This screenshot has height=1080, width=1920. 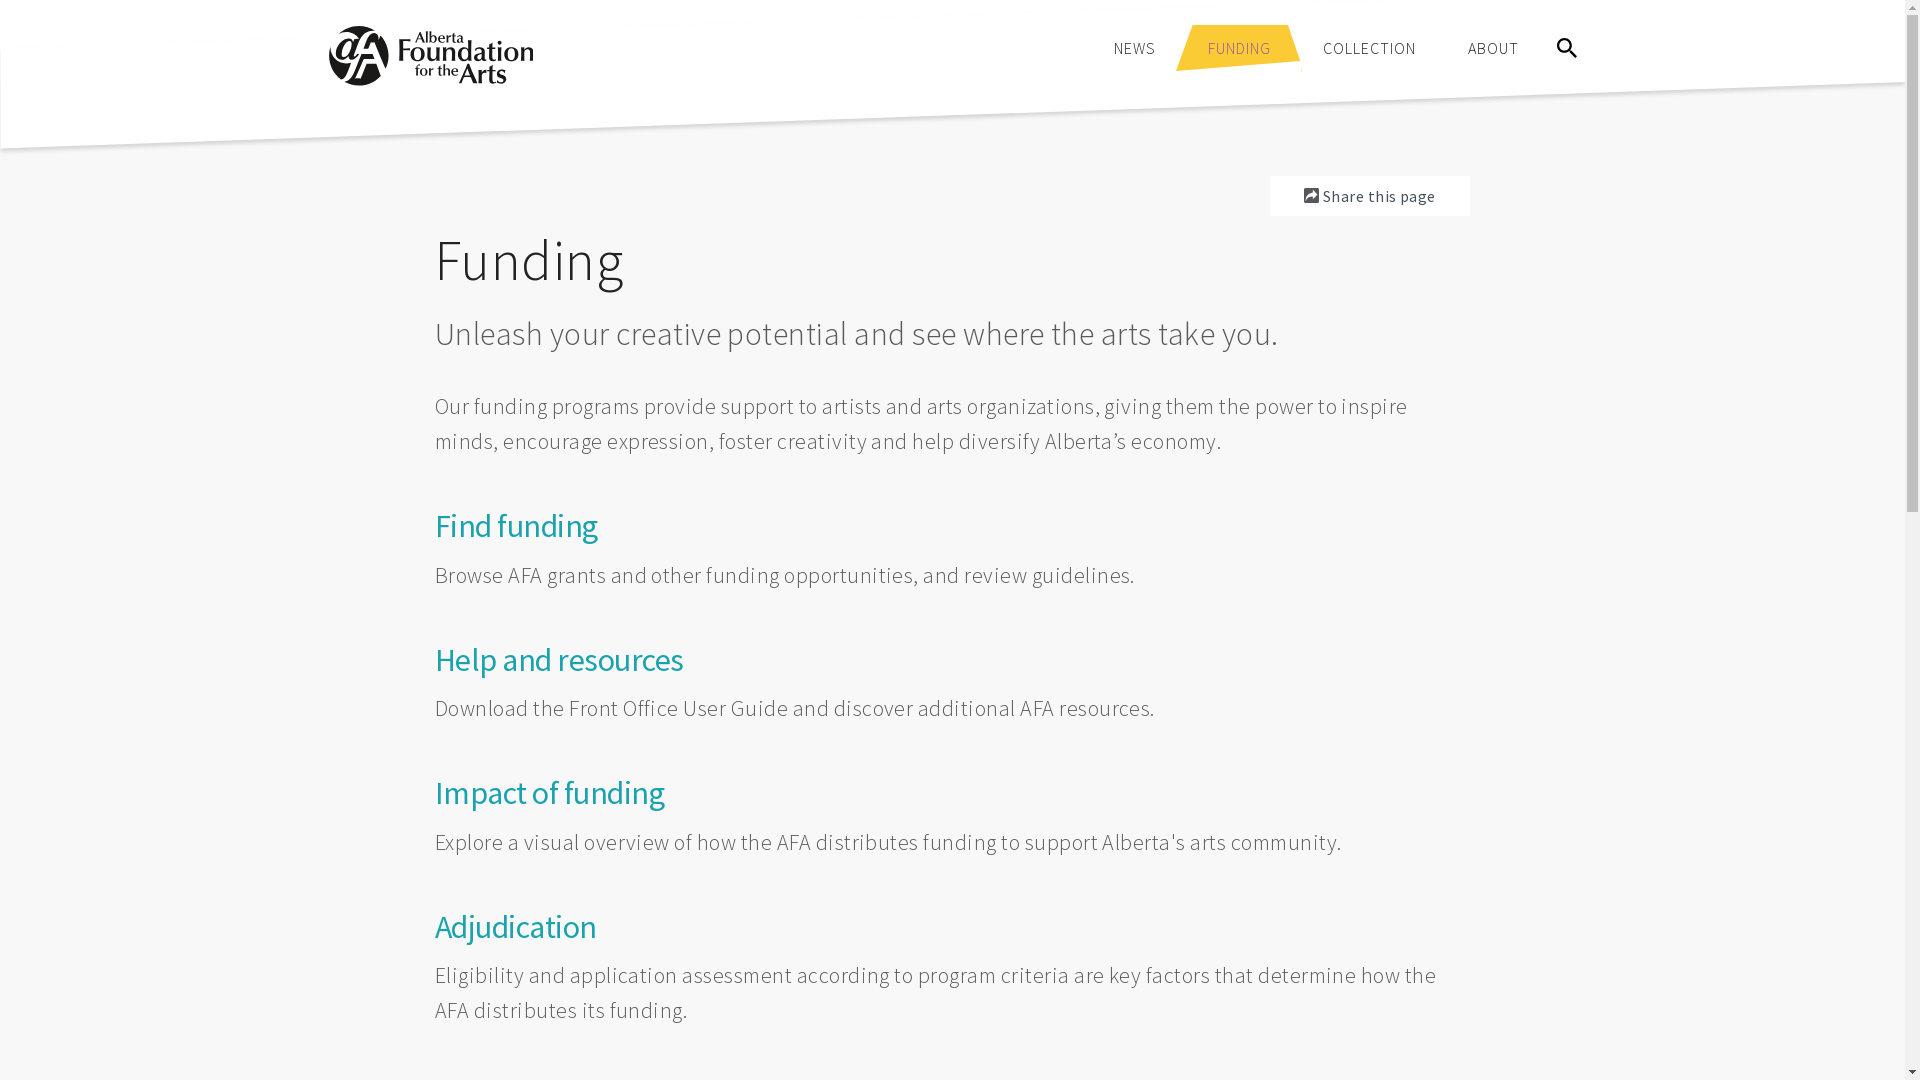 I want to click on 'Impact of funding', so click(x=550, y=792).